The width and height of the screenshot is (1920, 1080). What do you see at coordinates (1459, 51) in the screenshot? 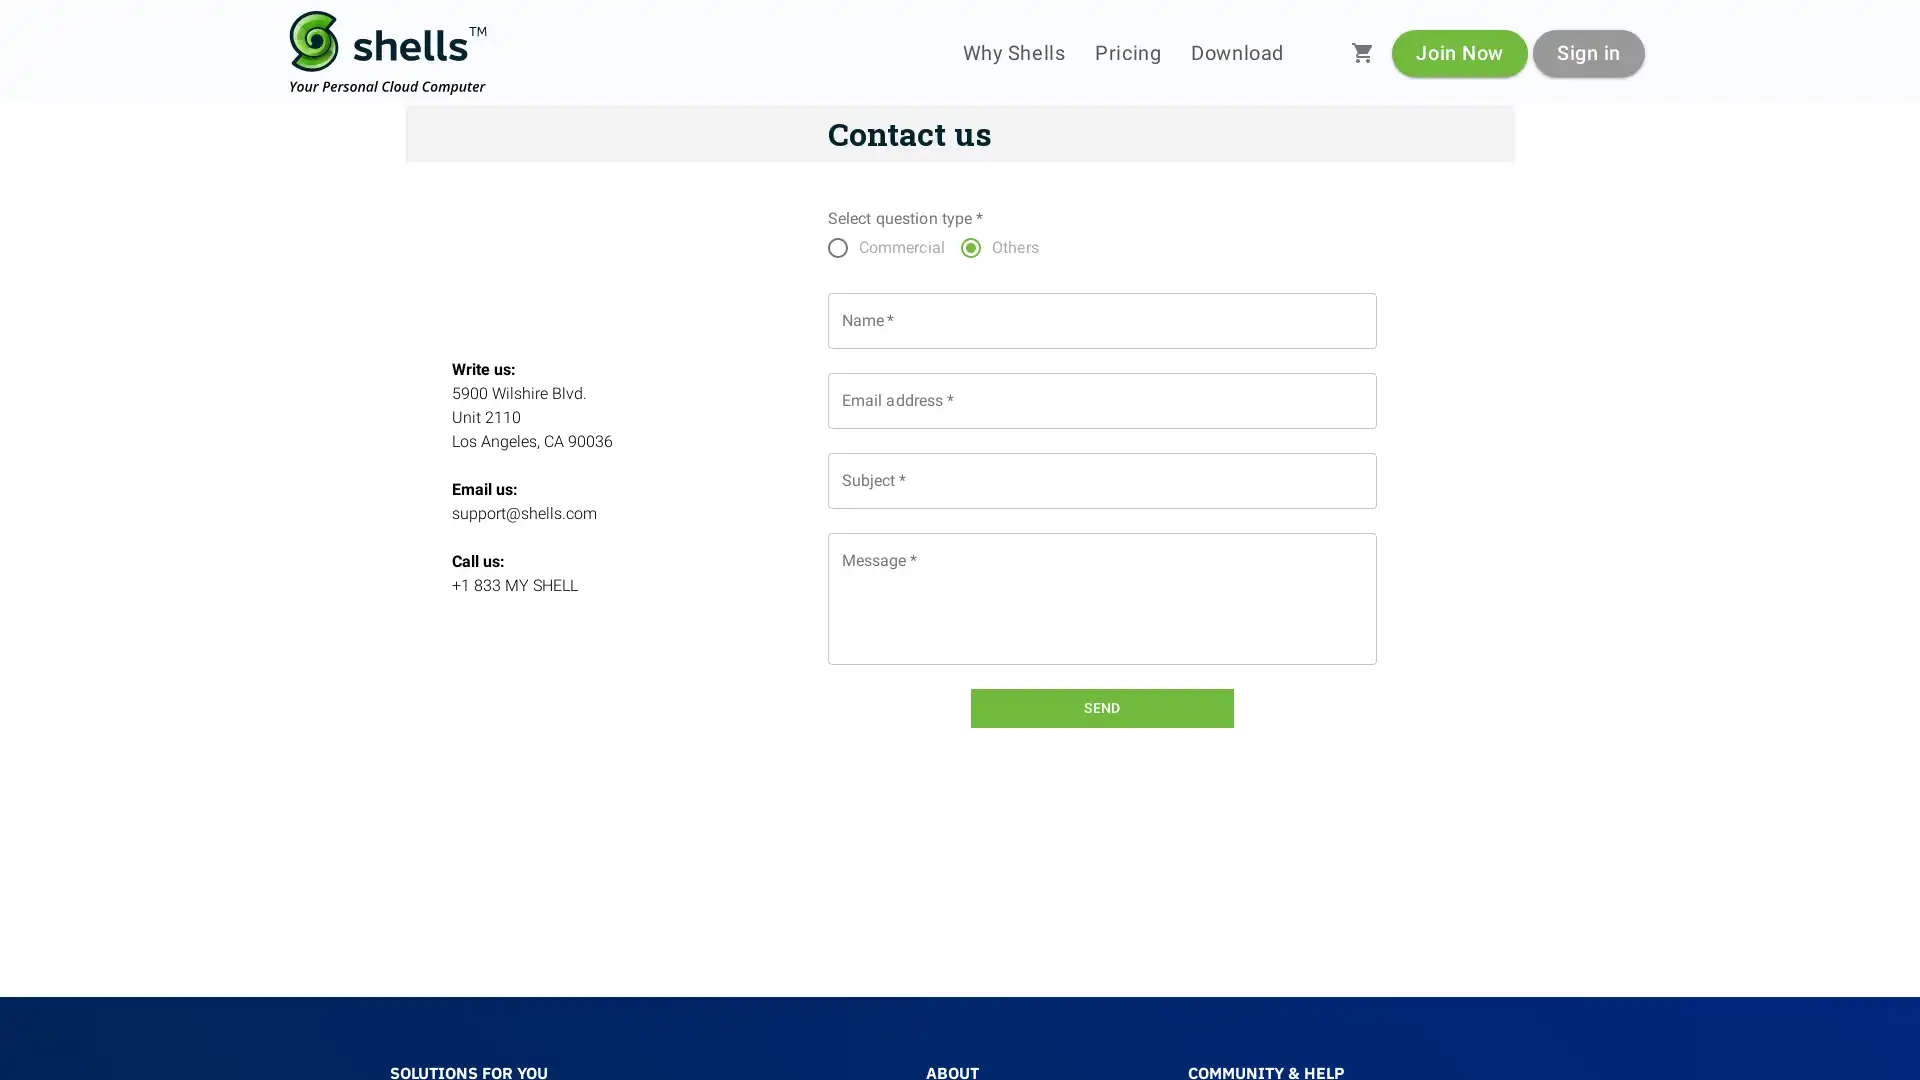
I see `Join Now` at bounding box center [1459, 51].